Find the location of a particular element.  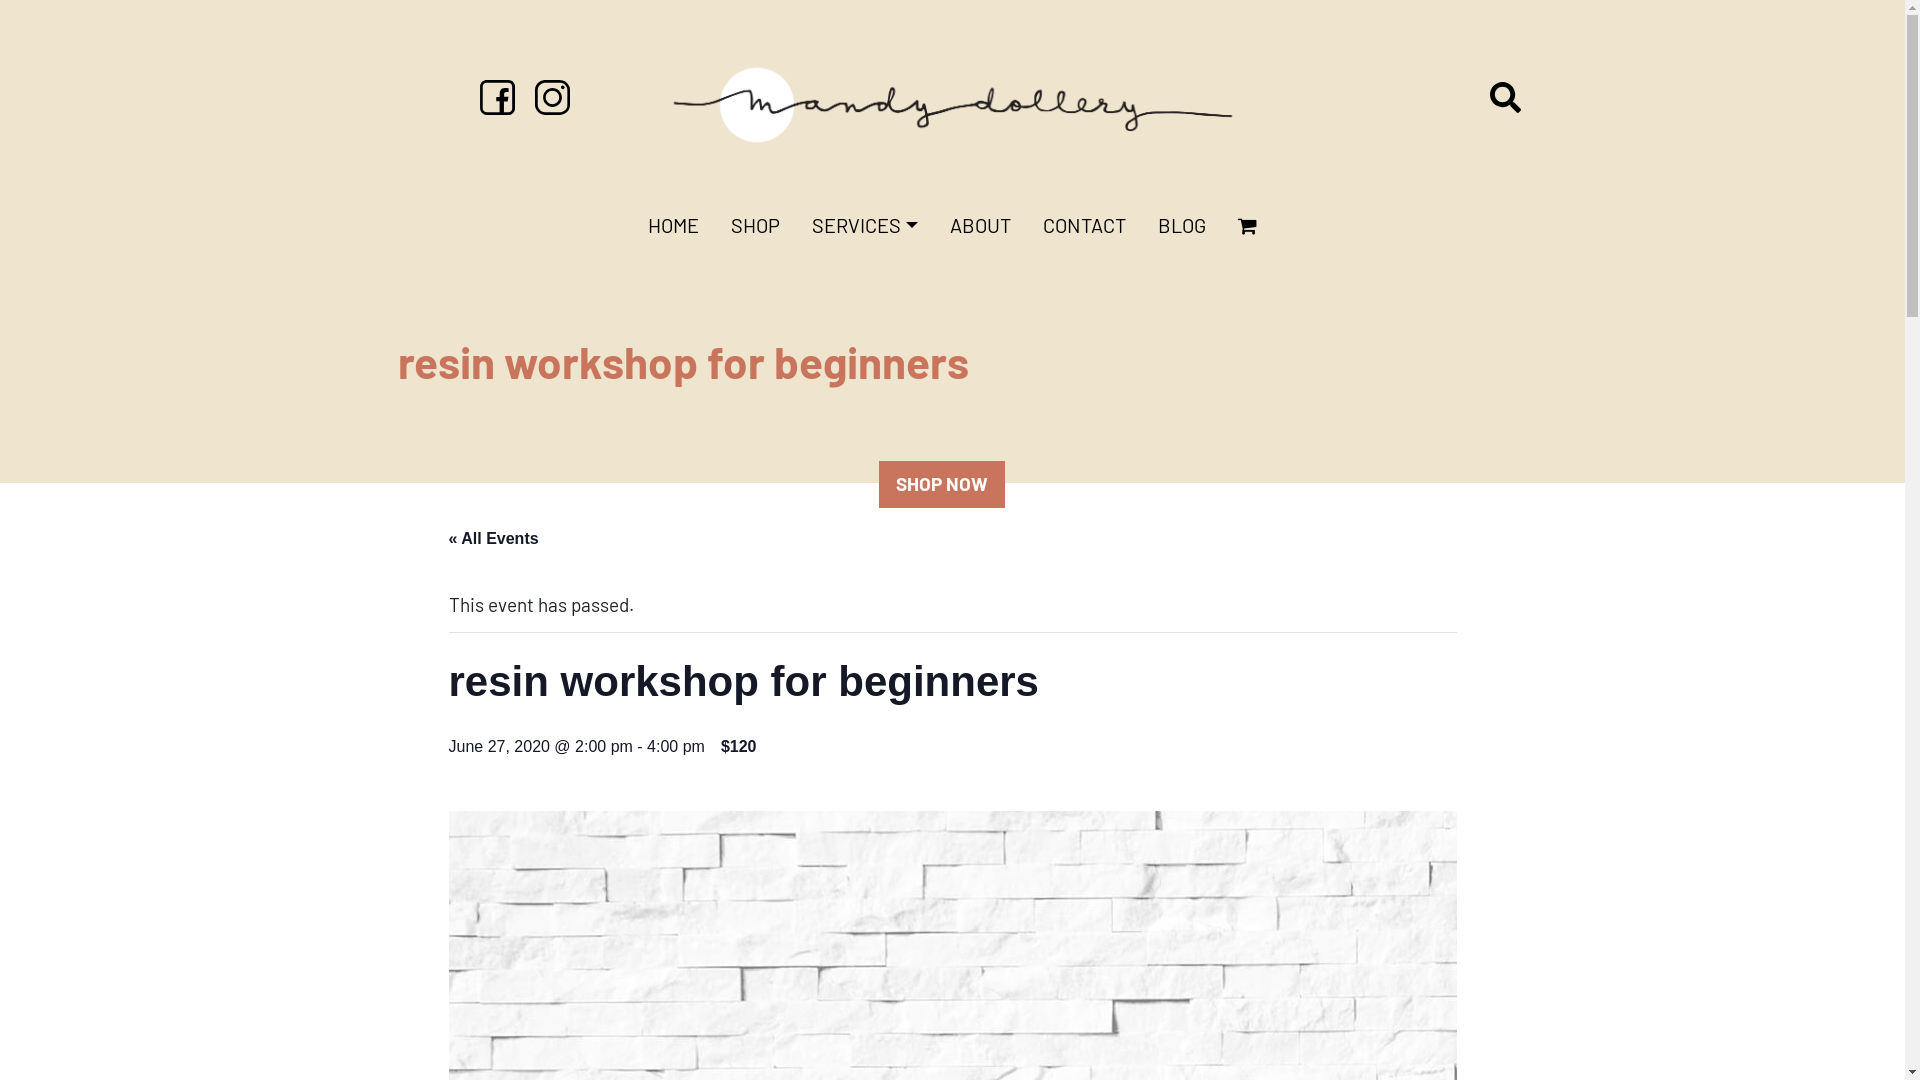

'ABOUT' is located at coordinates (980, 224).